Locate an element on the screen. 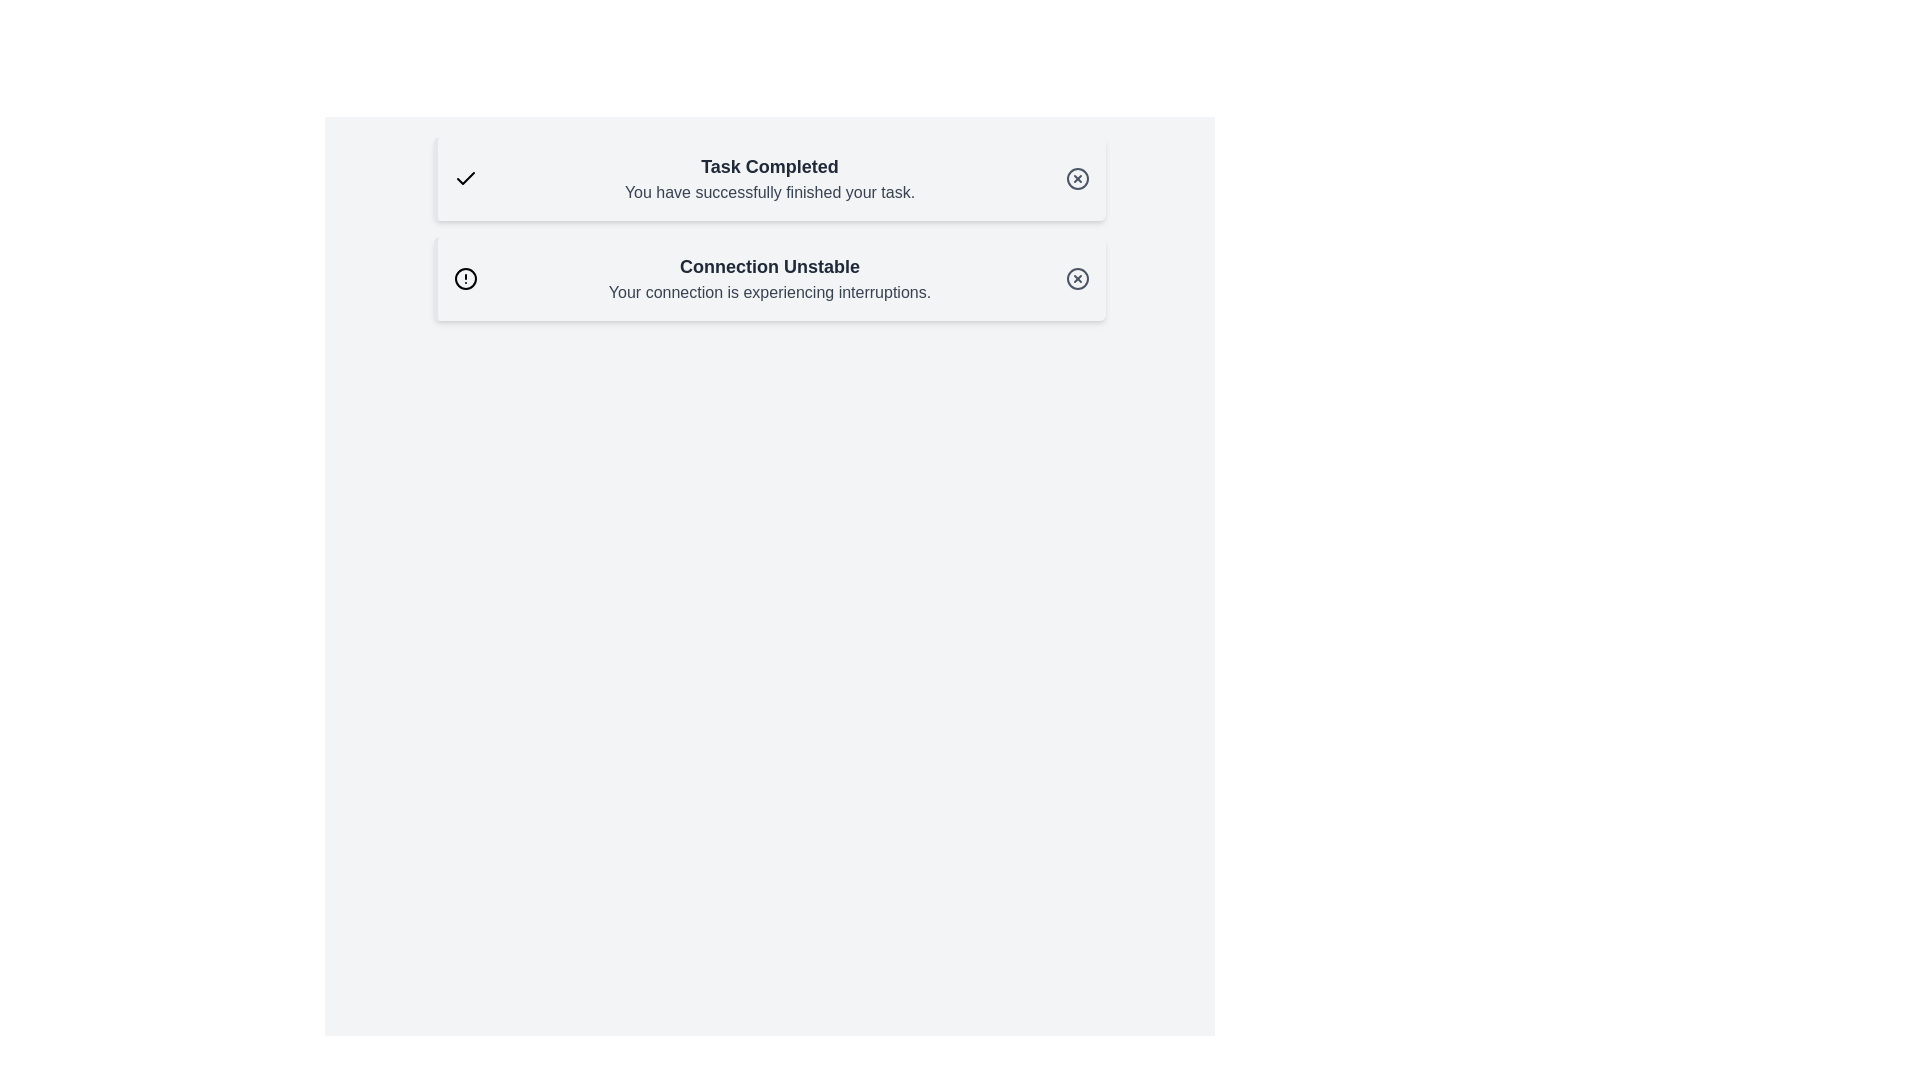  the text block displaying the message 'Task Completed' with the description 'You have successfully finished your task.' is located at coordinates (768, 177).